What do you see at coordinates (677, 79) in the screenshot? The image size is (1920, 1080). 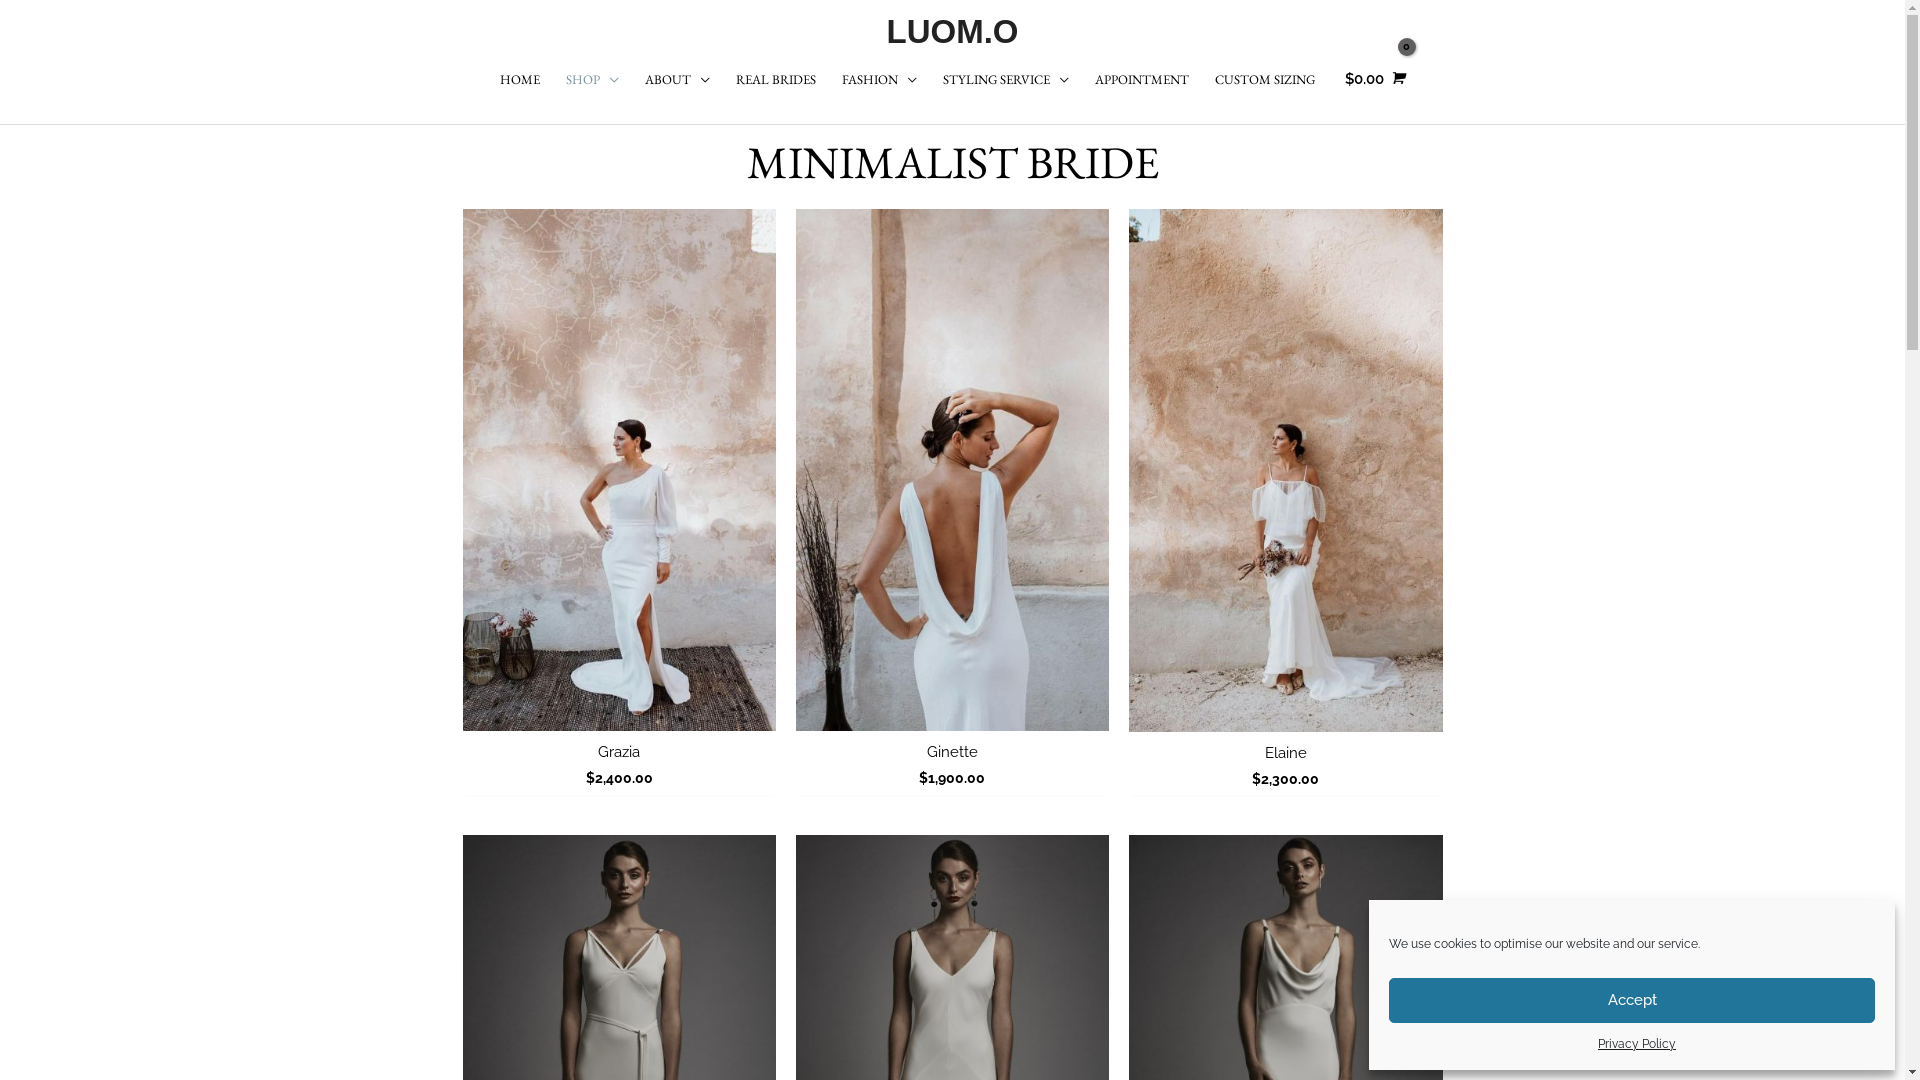 I see `'ABOUT'` at bounding box center [677, 79].